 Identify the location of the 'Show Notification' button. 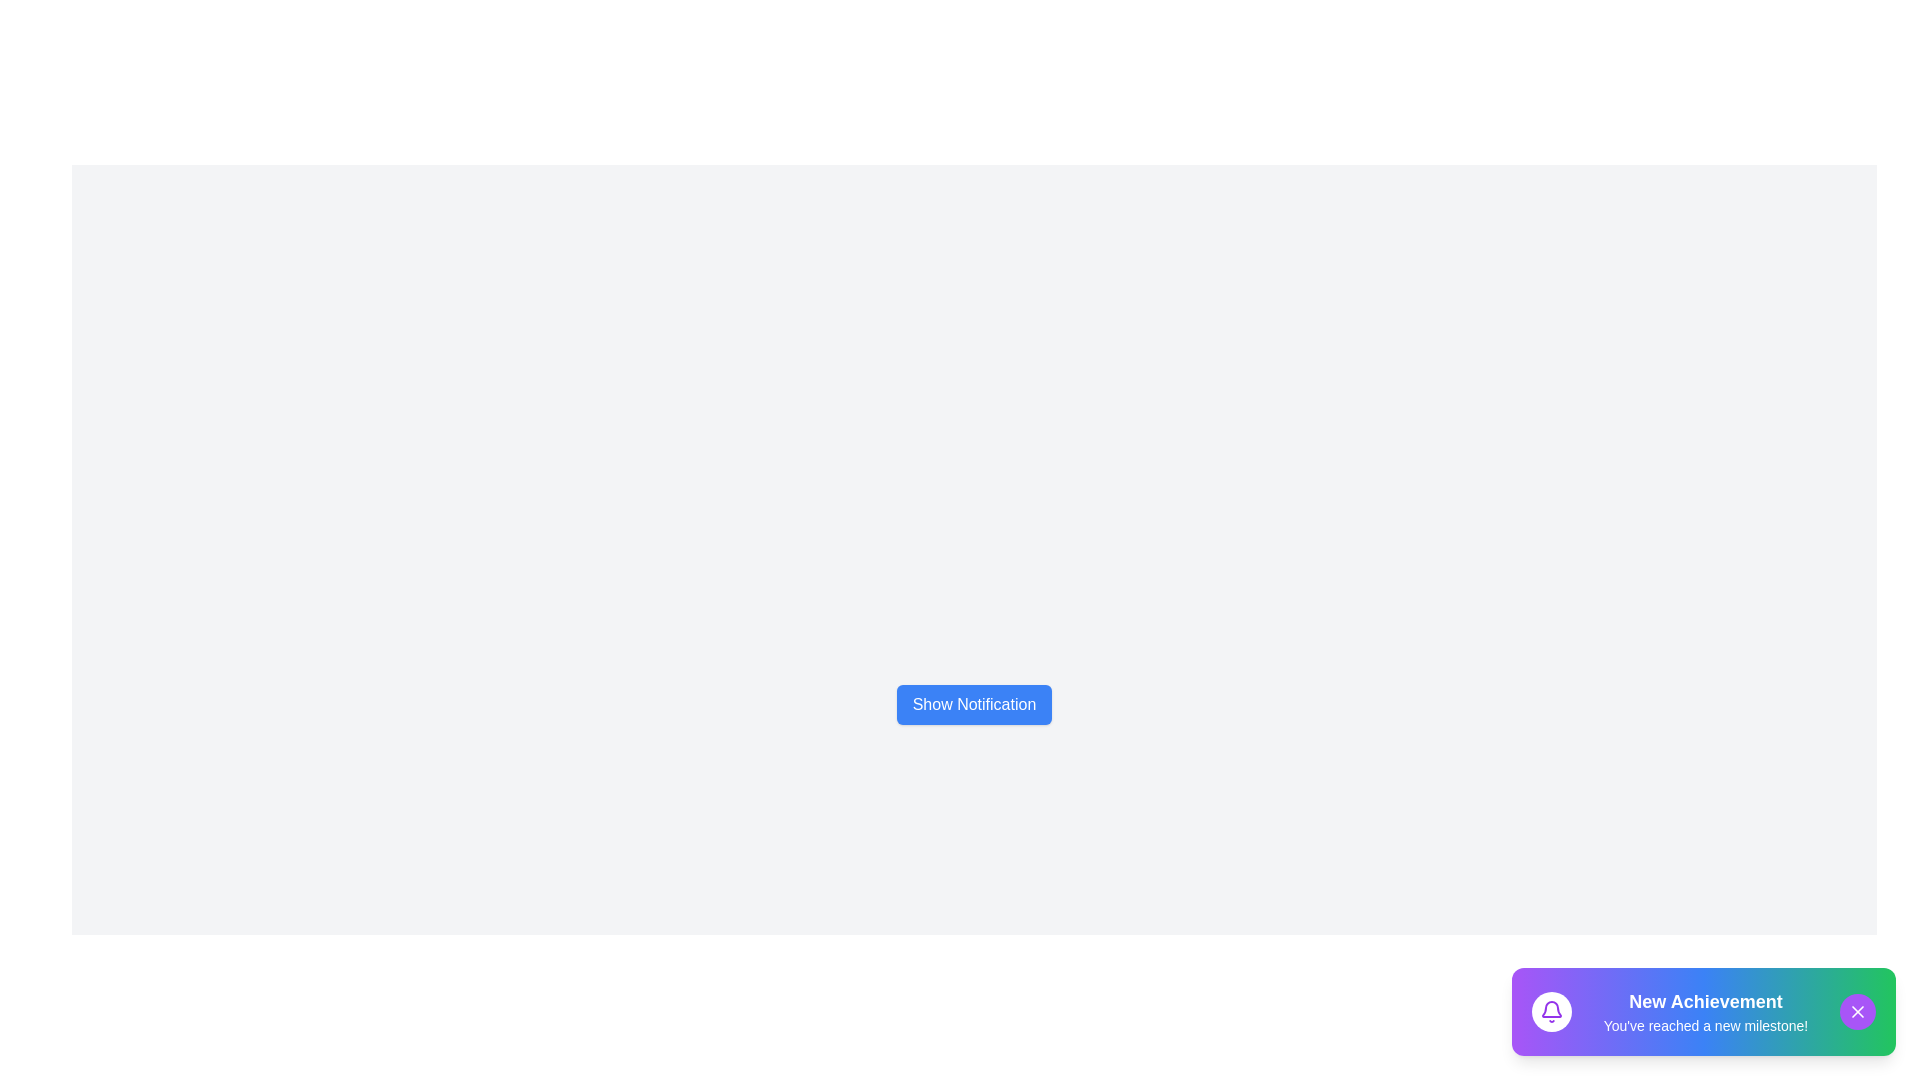
(974, 704).